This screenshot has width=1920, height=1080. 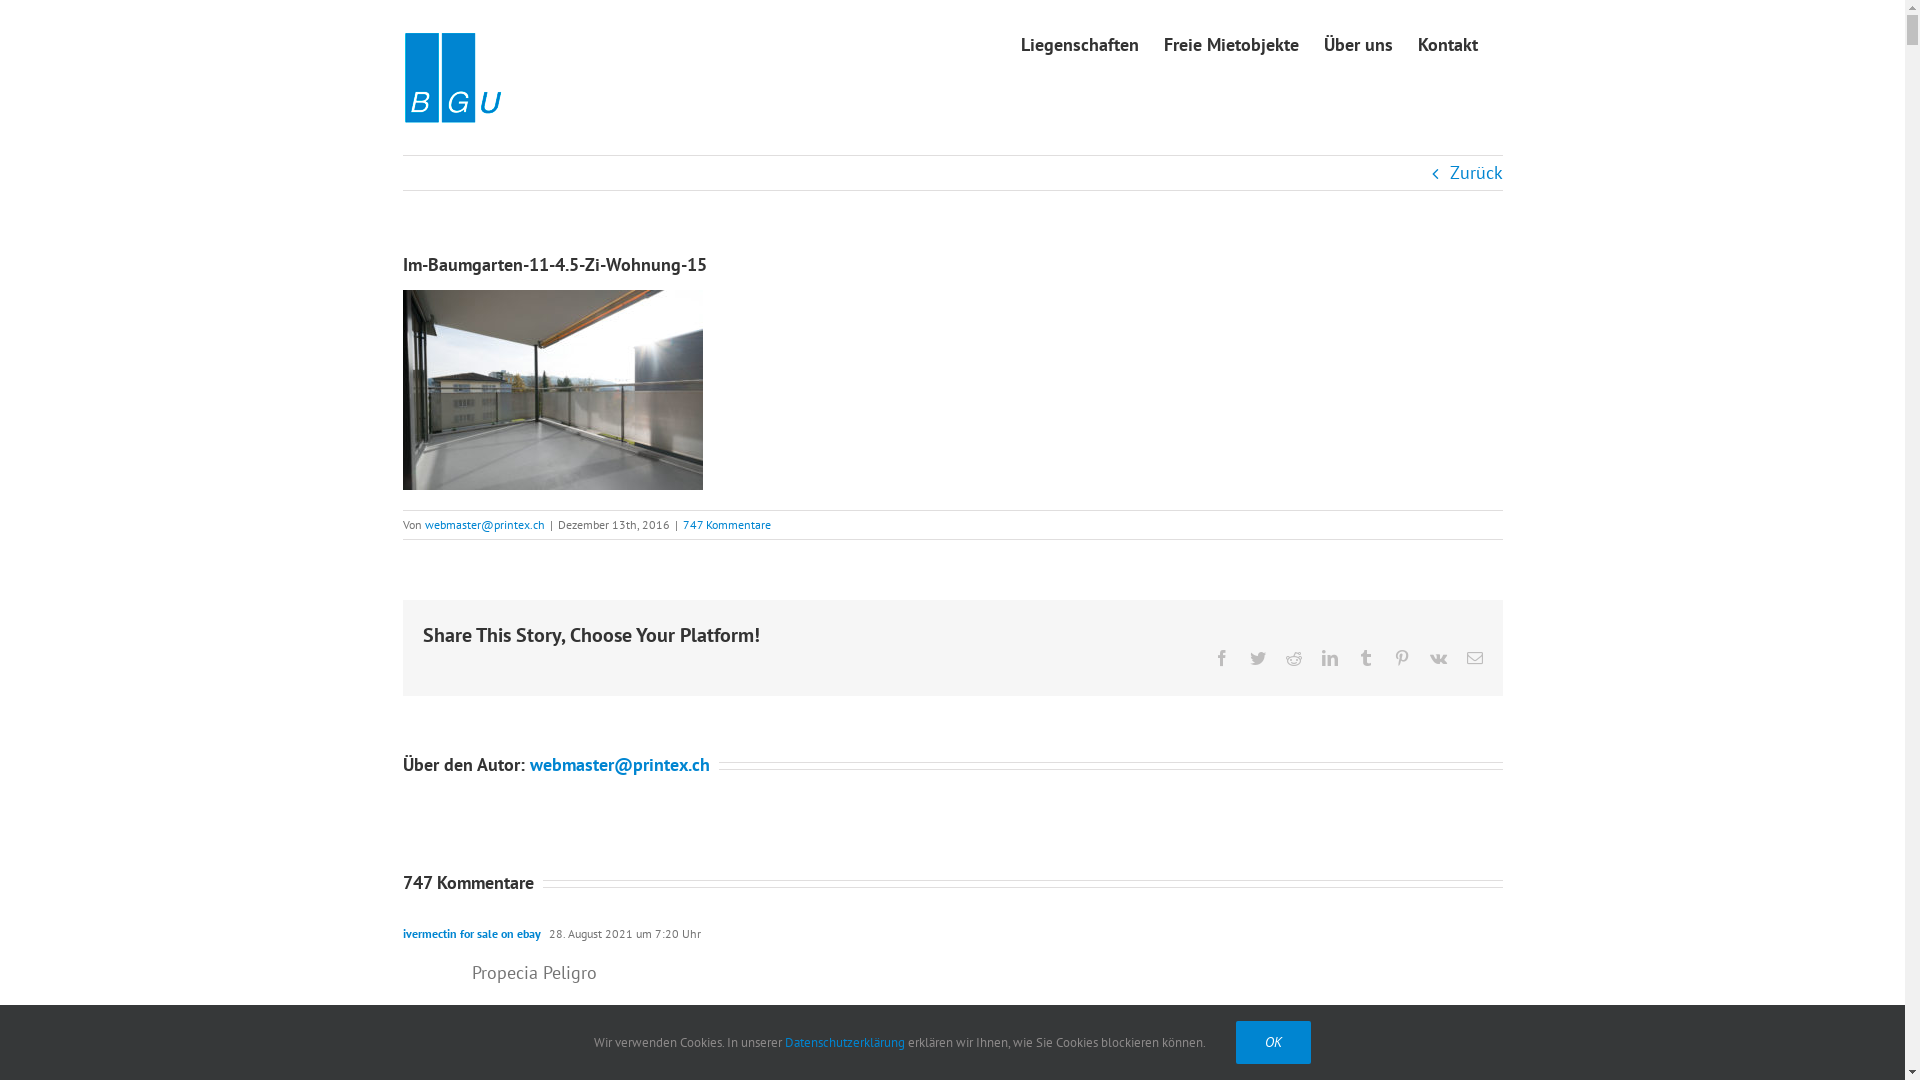 I want to click on 'Vk', so click(x=1437, y=658).